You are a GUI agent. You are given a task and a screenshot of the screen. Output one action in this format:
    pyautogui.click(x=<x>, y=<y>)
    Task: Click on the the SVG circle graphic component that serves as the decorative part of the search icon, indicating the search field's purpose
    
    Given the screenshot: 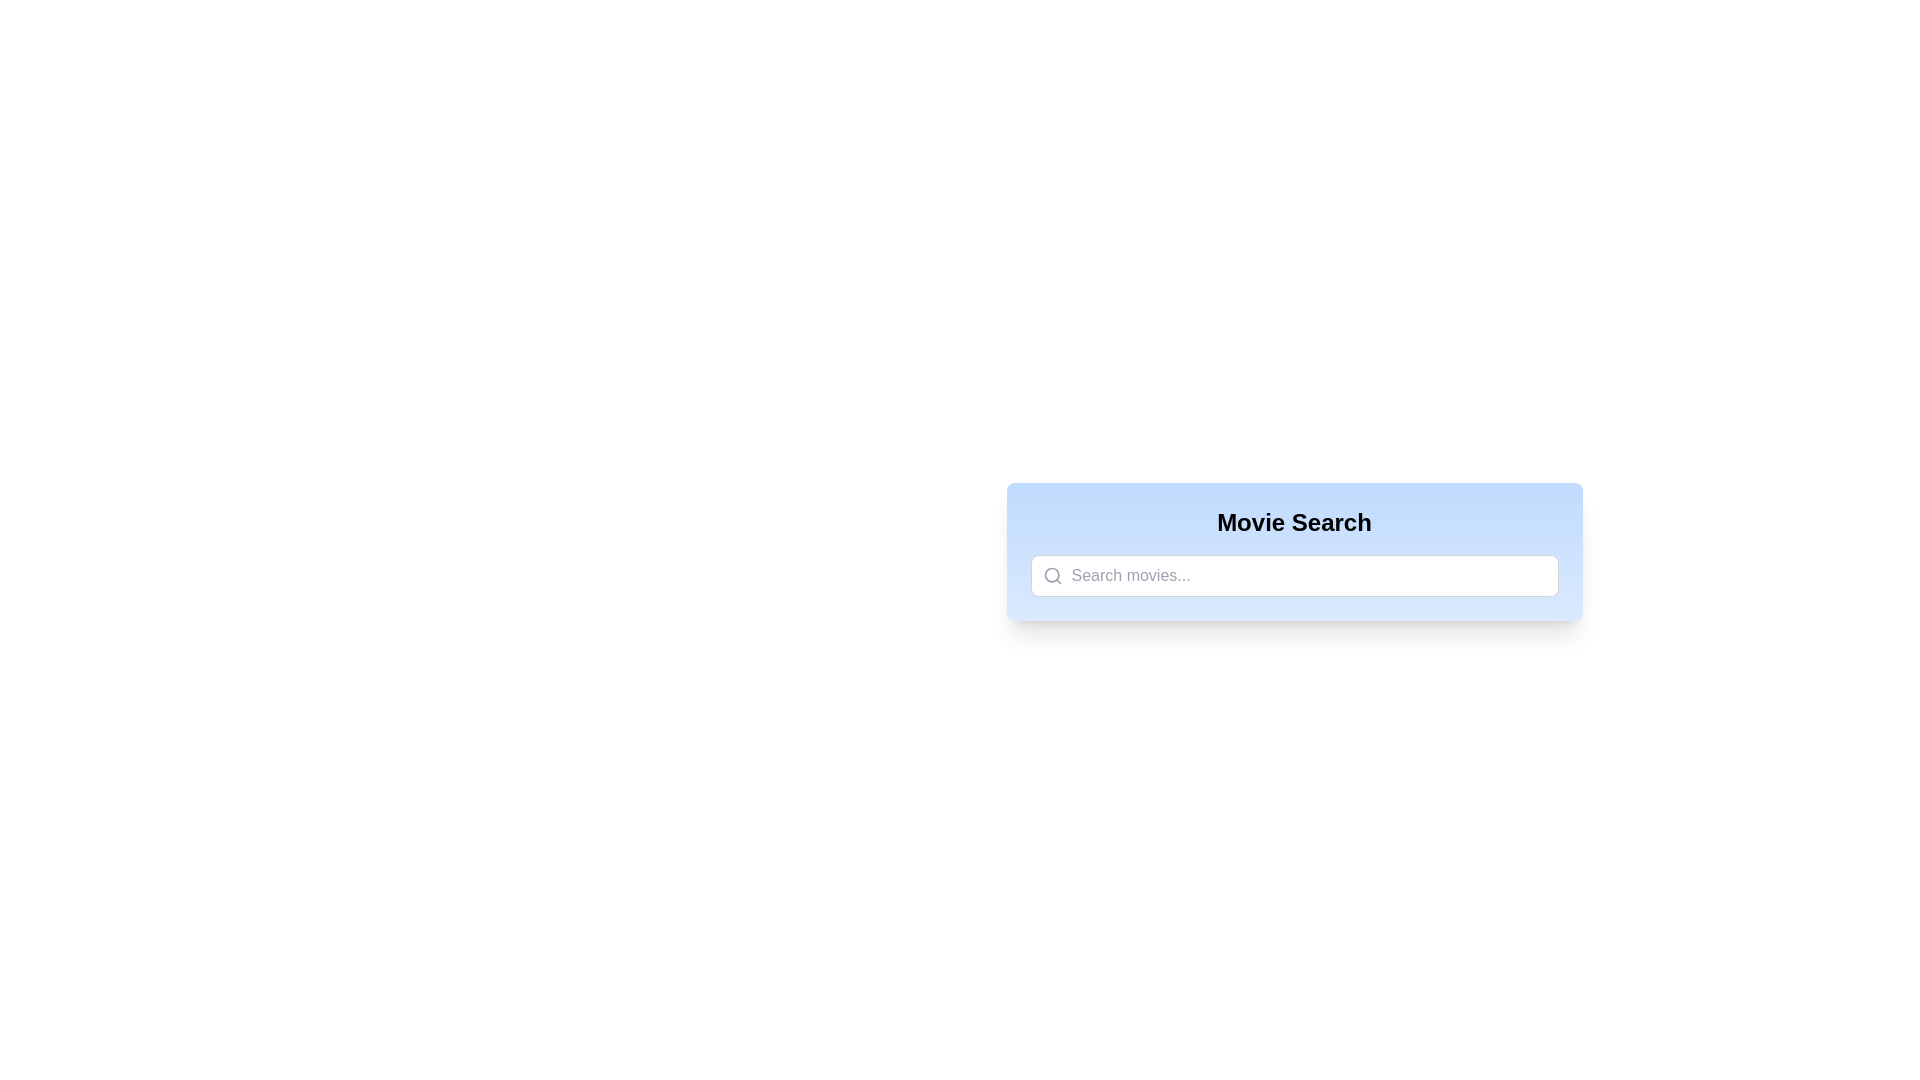 What is the action you would take?
    pyautogui.click(x=1050, y=575)
    